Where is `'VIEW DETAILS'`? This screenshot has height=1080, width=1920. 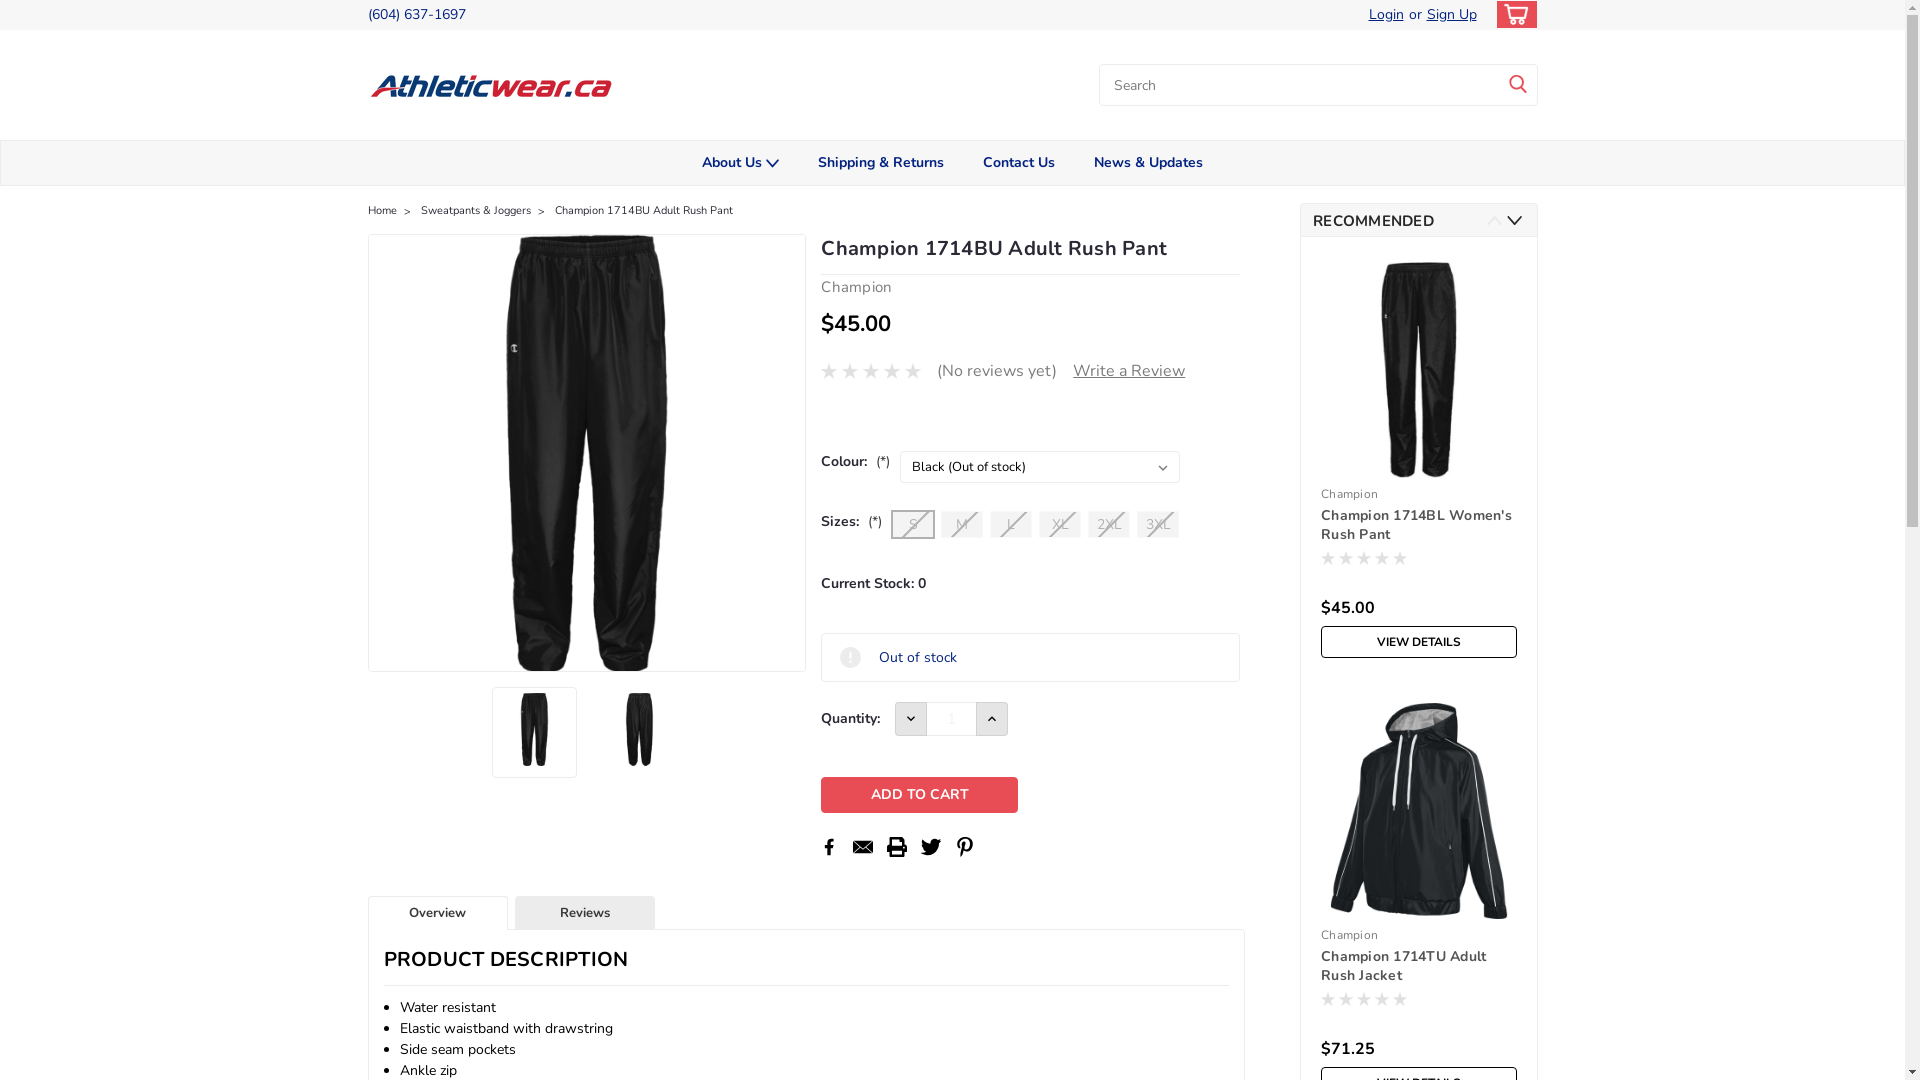
'VIEW DETAILS' is located at coordinates (1418, 641).